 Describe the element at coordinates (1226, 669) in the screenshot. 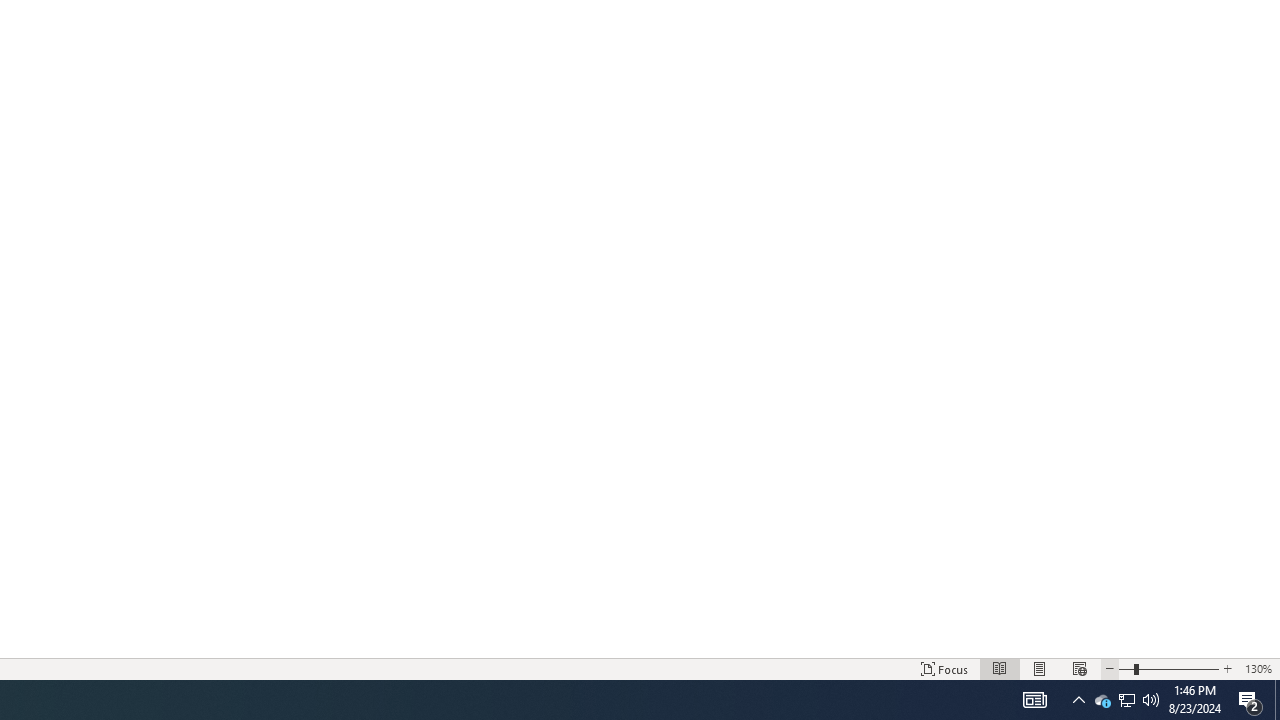

I see `'Increase Text Size'` at that location.